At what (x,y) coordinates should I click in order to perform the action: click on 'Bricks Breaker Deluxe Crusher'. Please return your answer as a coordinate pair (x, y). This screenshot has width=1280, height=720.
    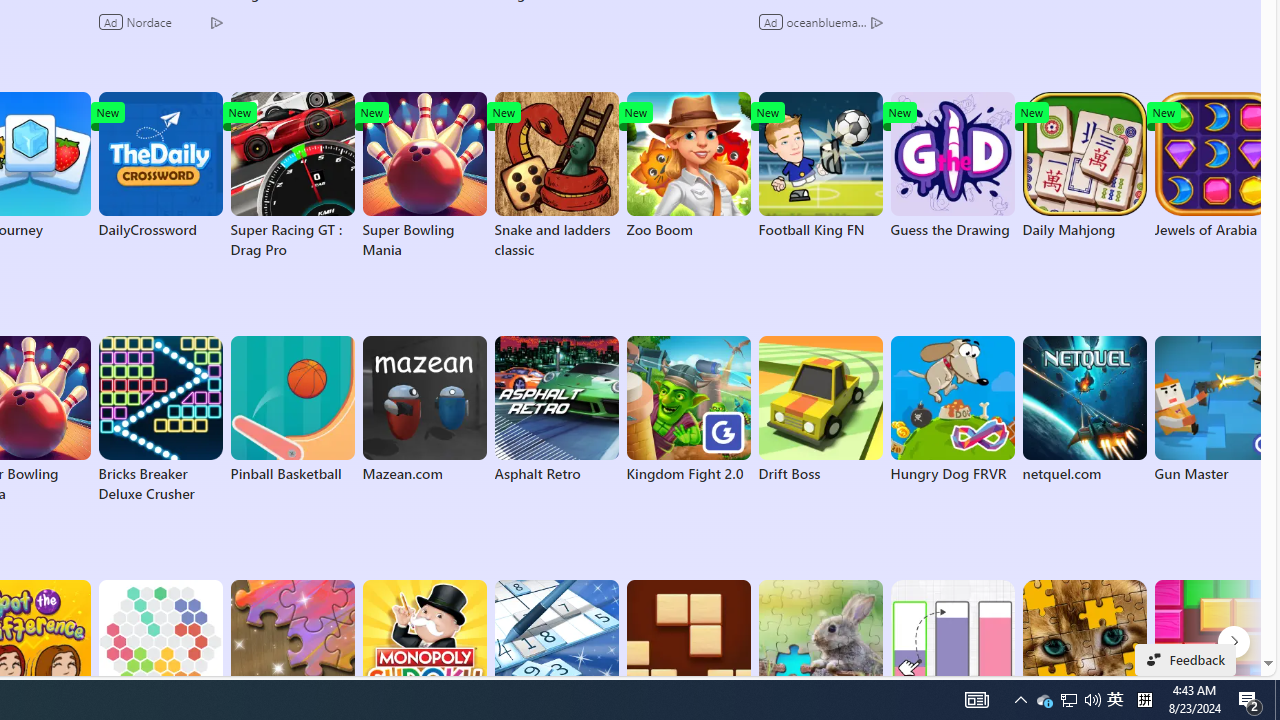
    Looking at the image, I should click on (160, 419).